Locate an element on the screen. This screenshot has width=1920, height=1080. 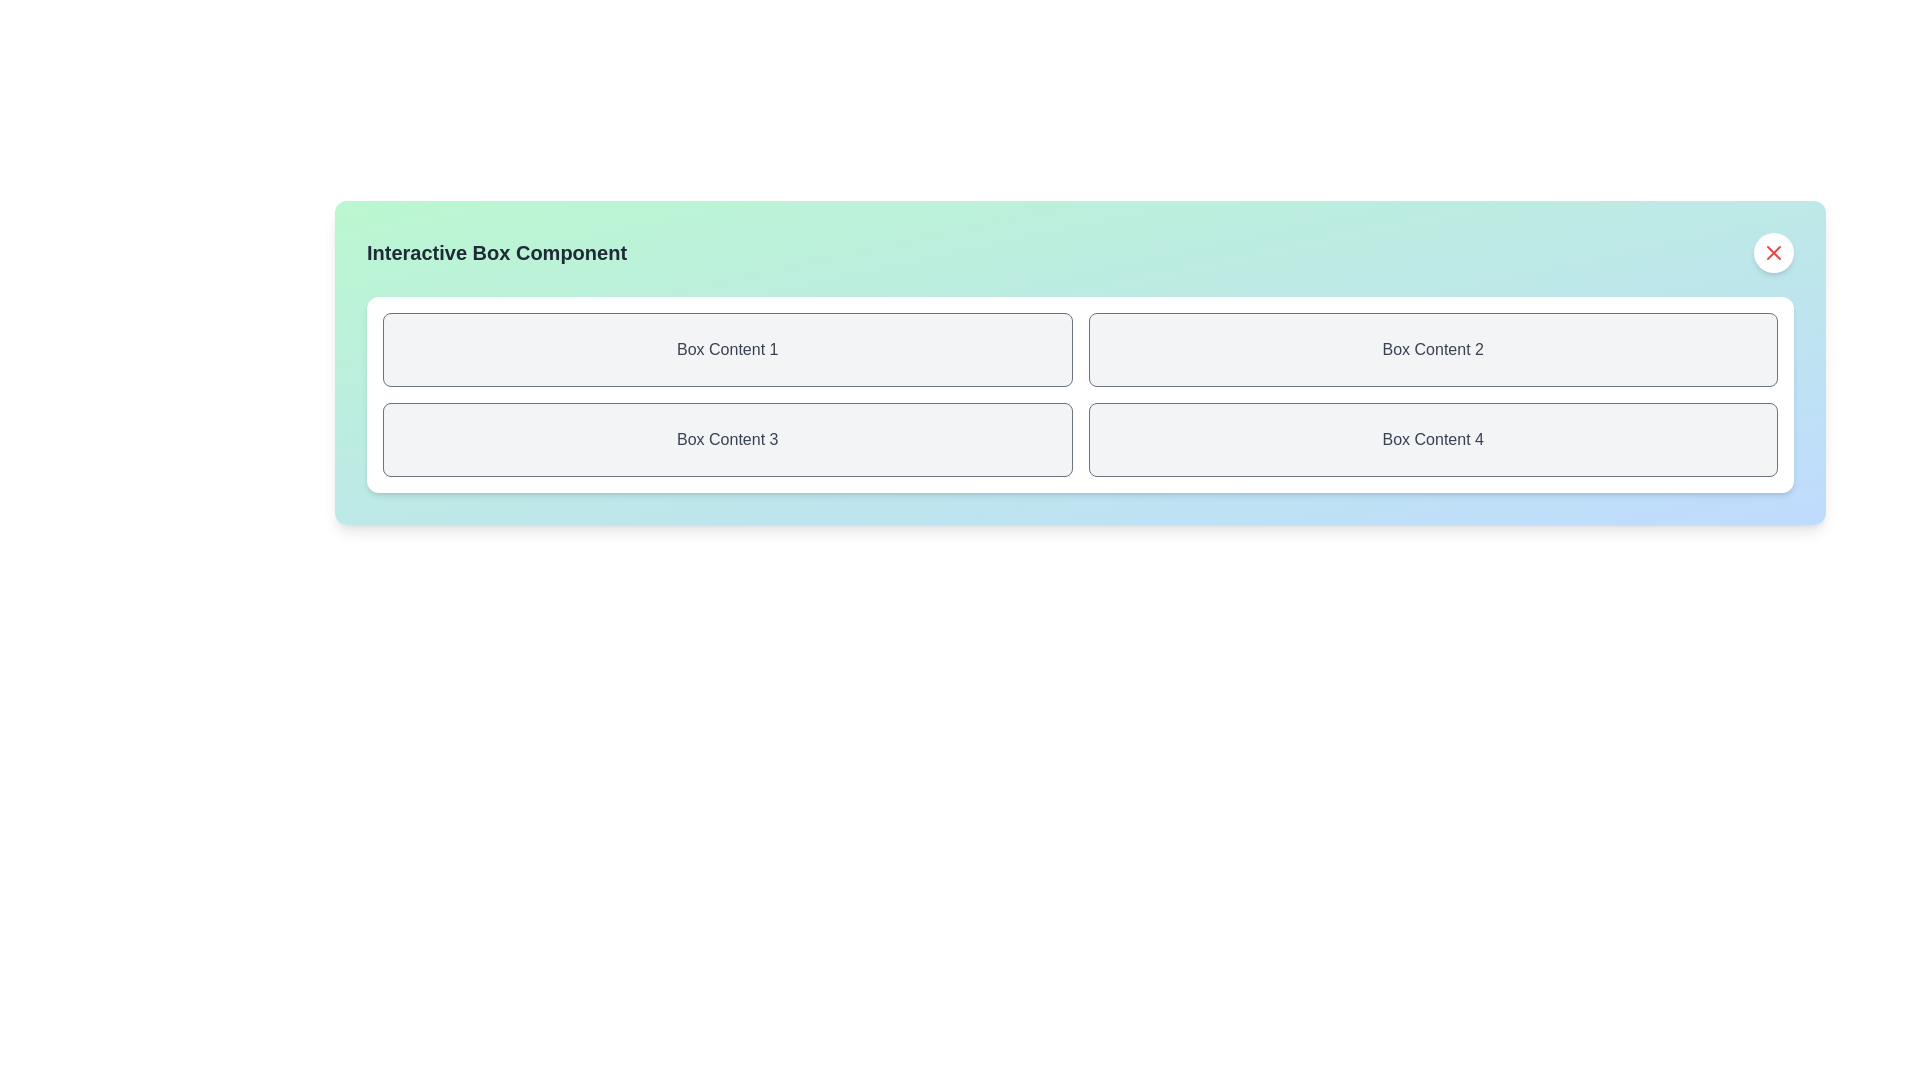
styling of the Text Label located in the bottom-right corner of the fourth section of the grid layout is located at coordinates (1432, 438).